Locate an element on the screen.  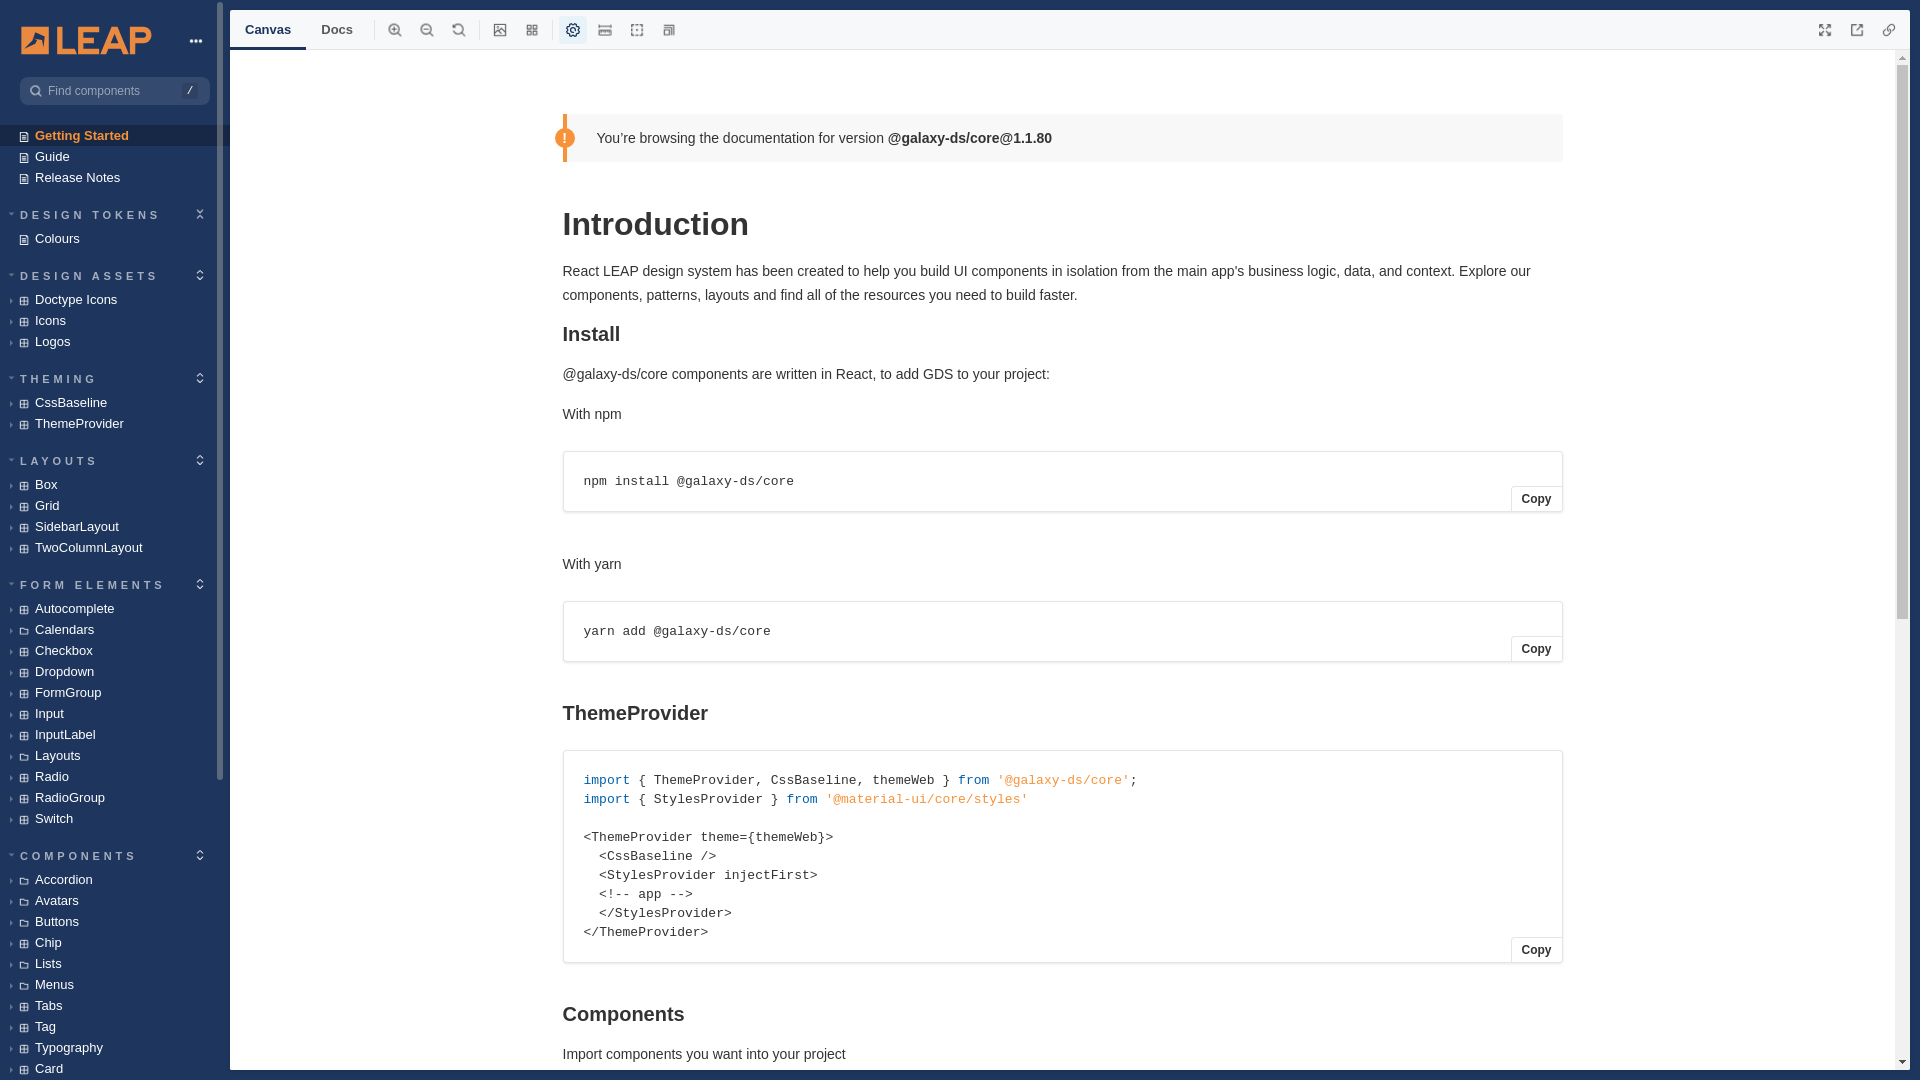
'Autocomplete' is located at coordinates (114, 607).